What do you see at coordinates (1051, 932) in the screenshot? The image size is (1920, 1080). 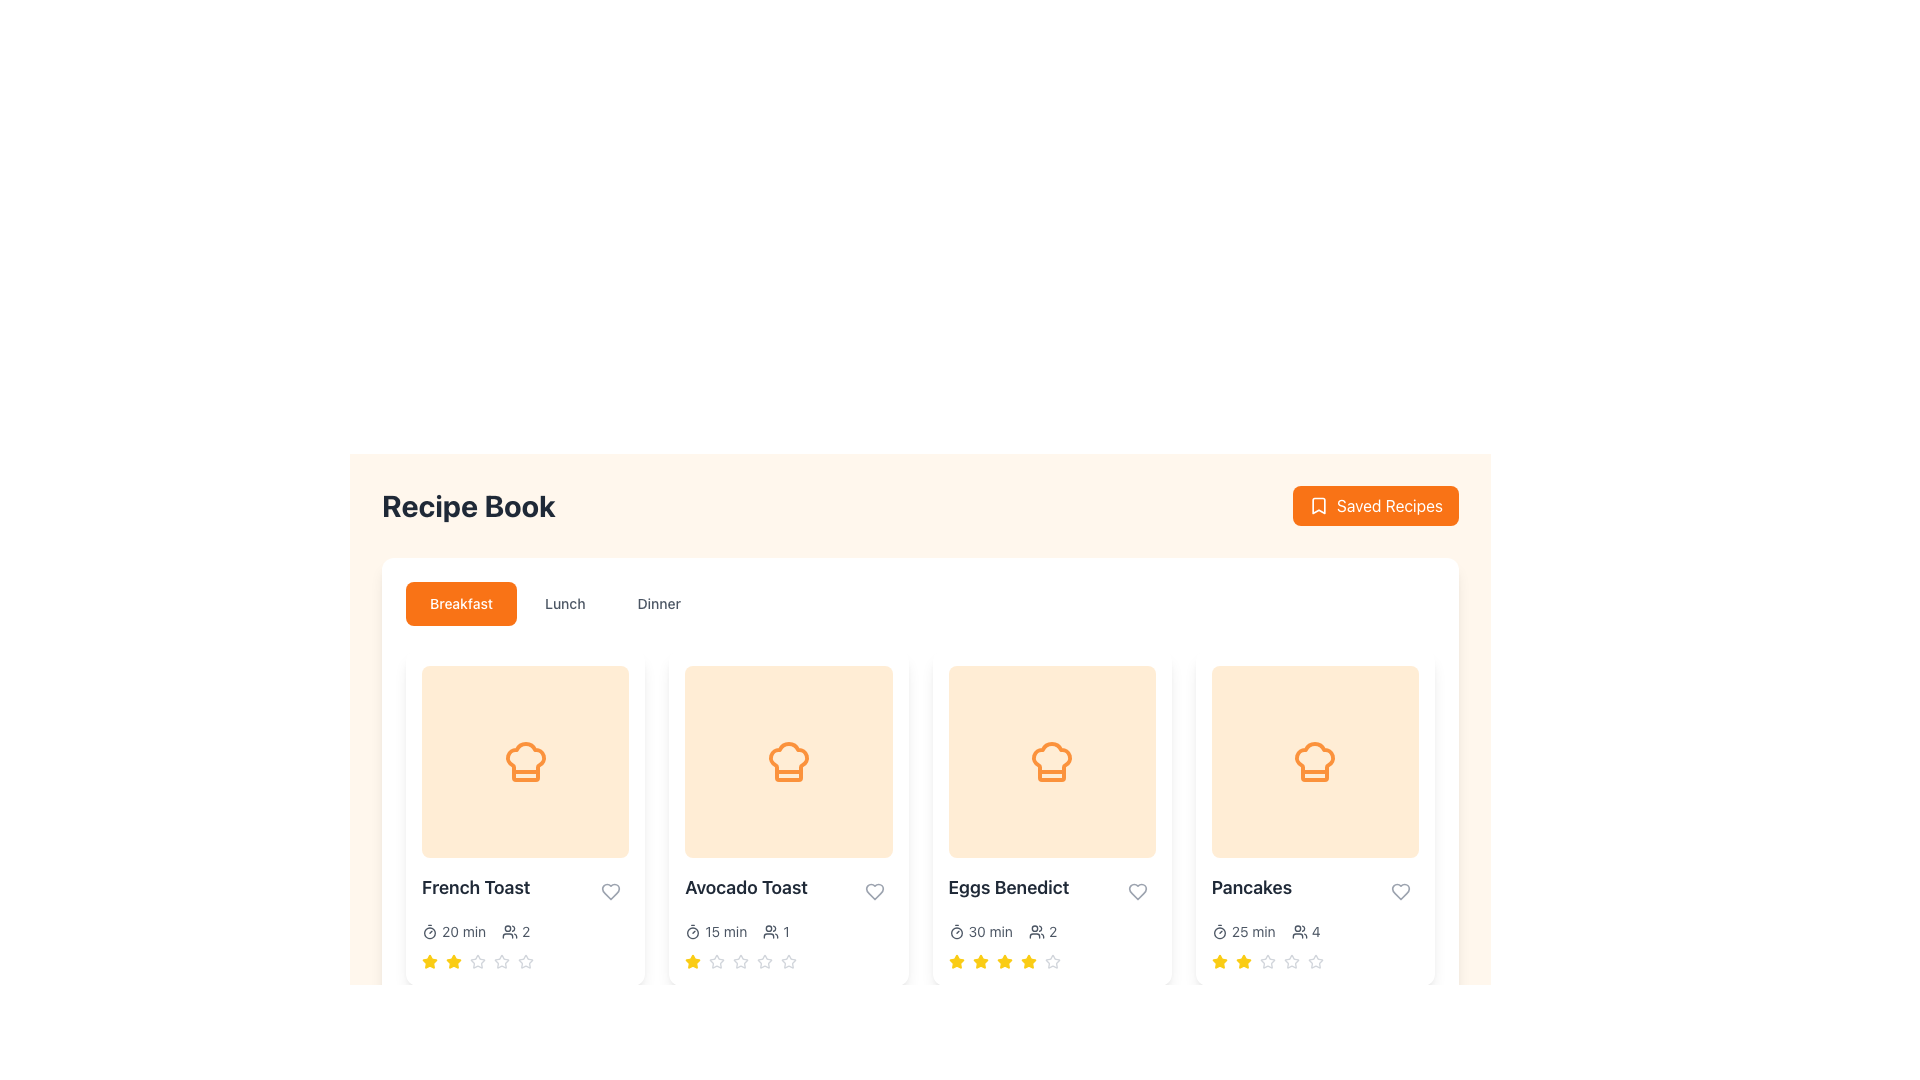 I see `recipe-related metadata text indicating preparation time and serving size located below the title 'Eggs Benedict' and above the star rating section` at bounding box center [1051, 932].